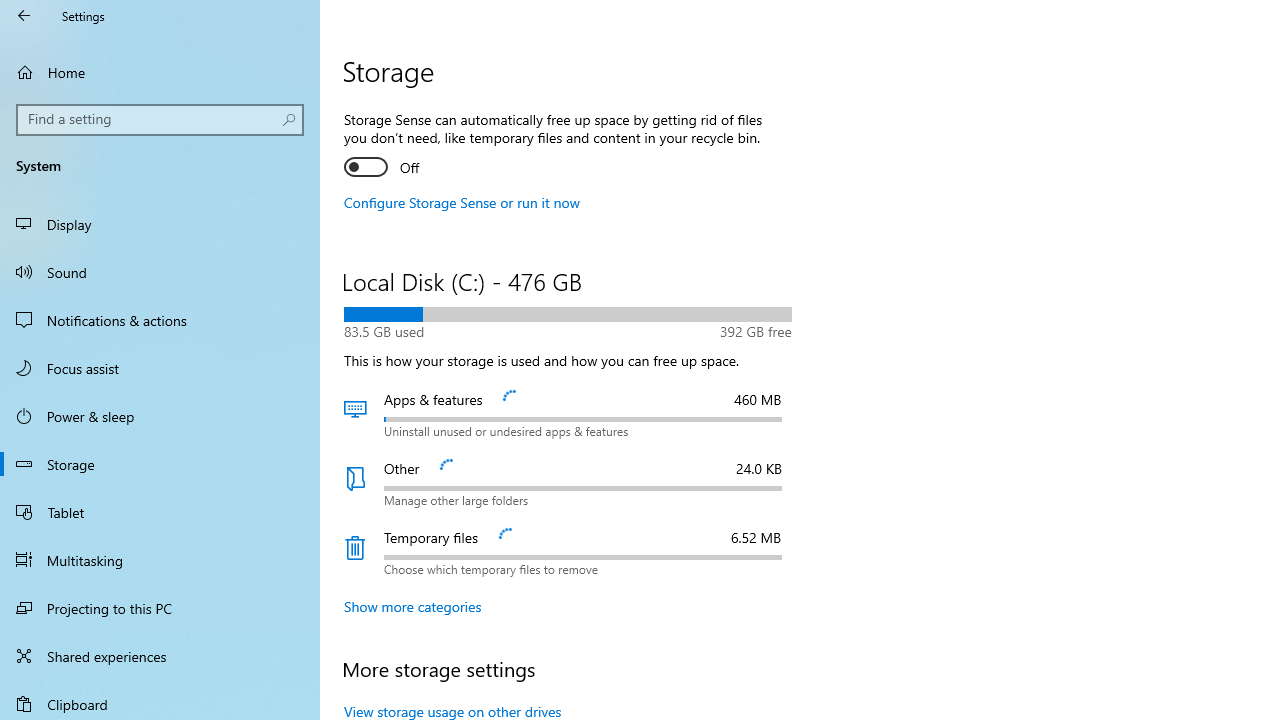  Describe the element at coordinates (160, 559) in the screenshot. I see `'Multitasking'` at that location.